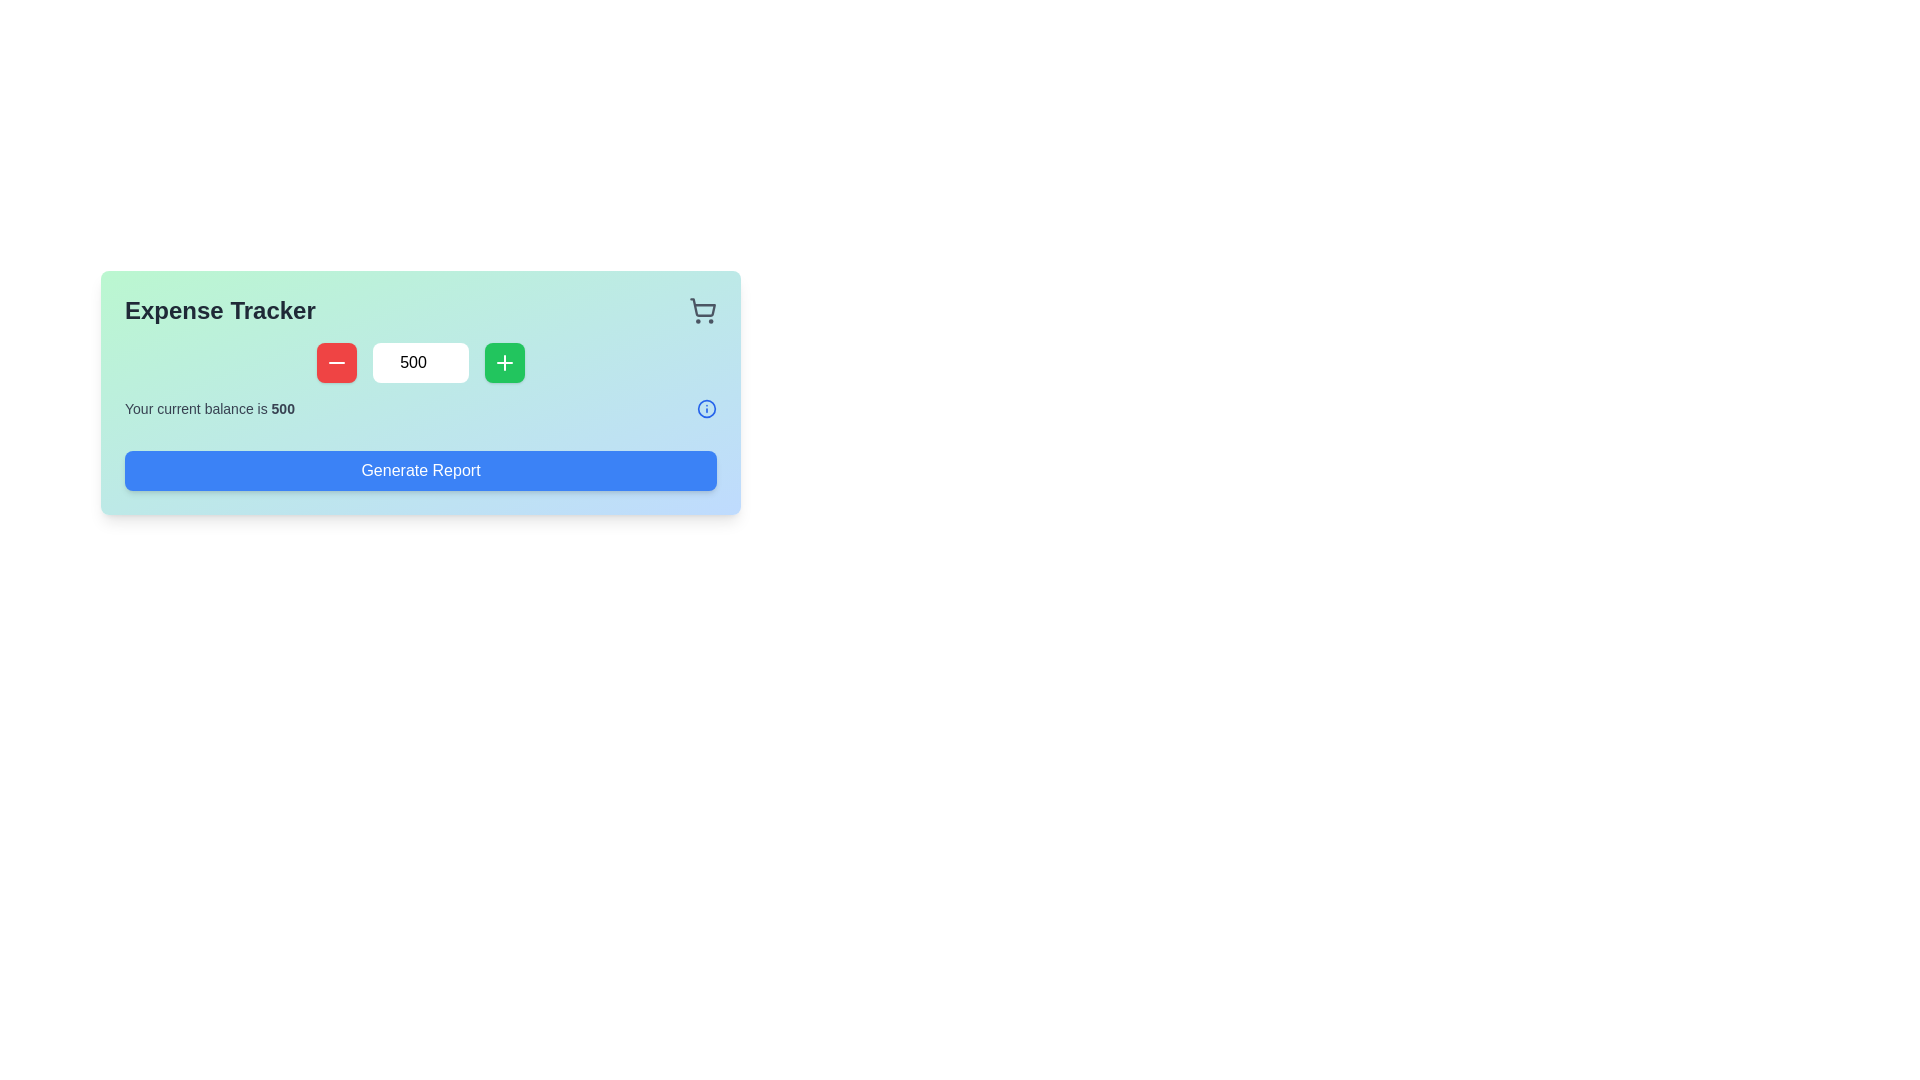 Image resolution: width=1920 pixels, height=1080 pixels. Describe the element at coordinates (282, 407) in the screenshot. I see `displayed text '500' from the text label indicating the current balance, which is in bold, dark font at the lower left section of the card interface` at that location.